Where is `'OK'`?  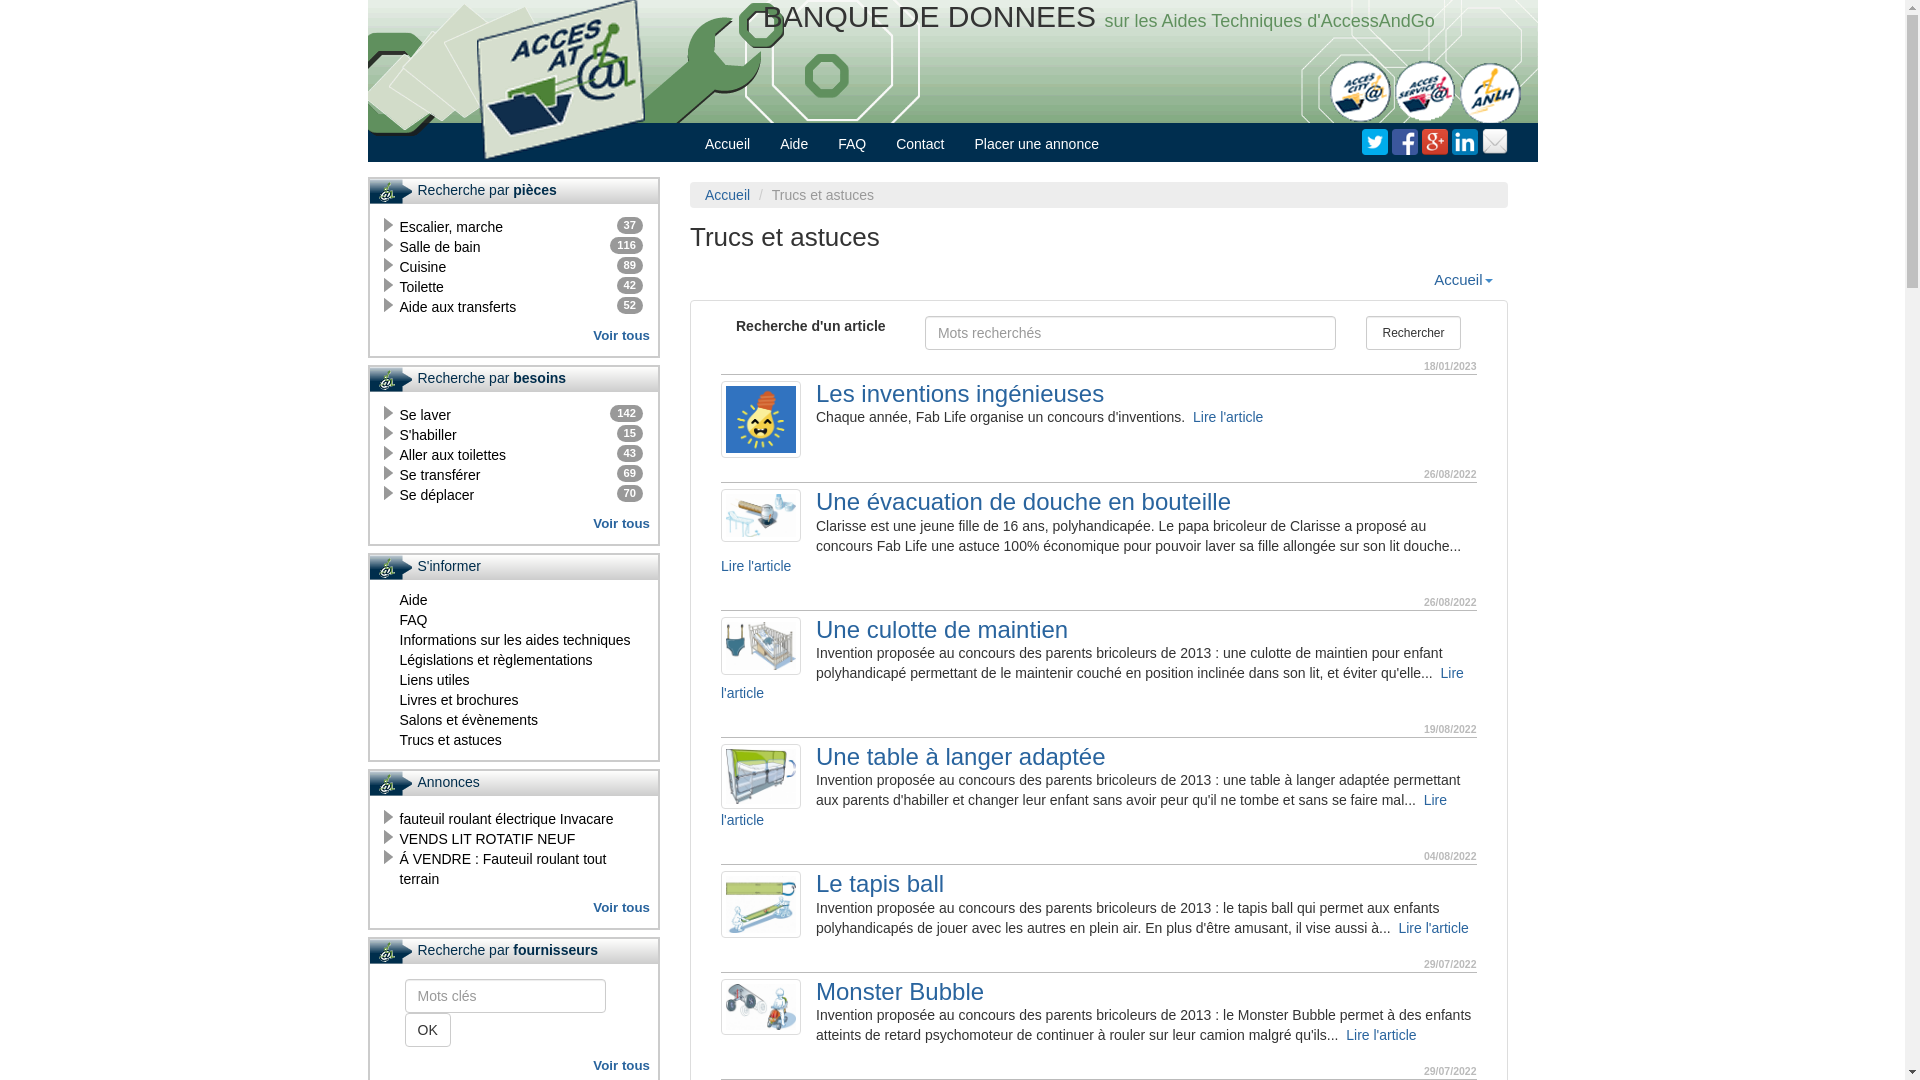
'OK' is located at coordinates (402, 1029).